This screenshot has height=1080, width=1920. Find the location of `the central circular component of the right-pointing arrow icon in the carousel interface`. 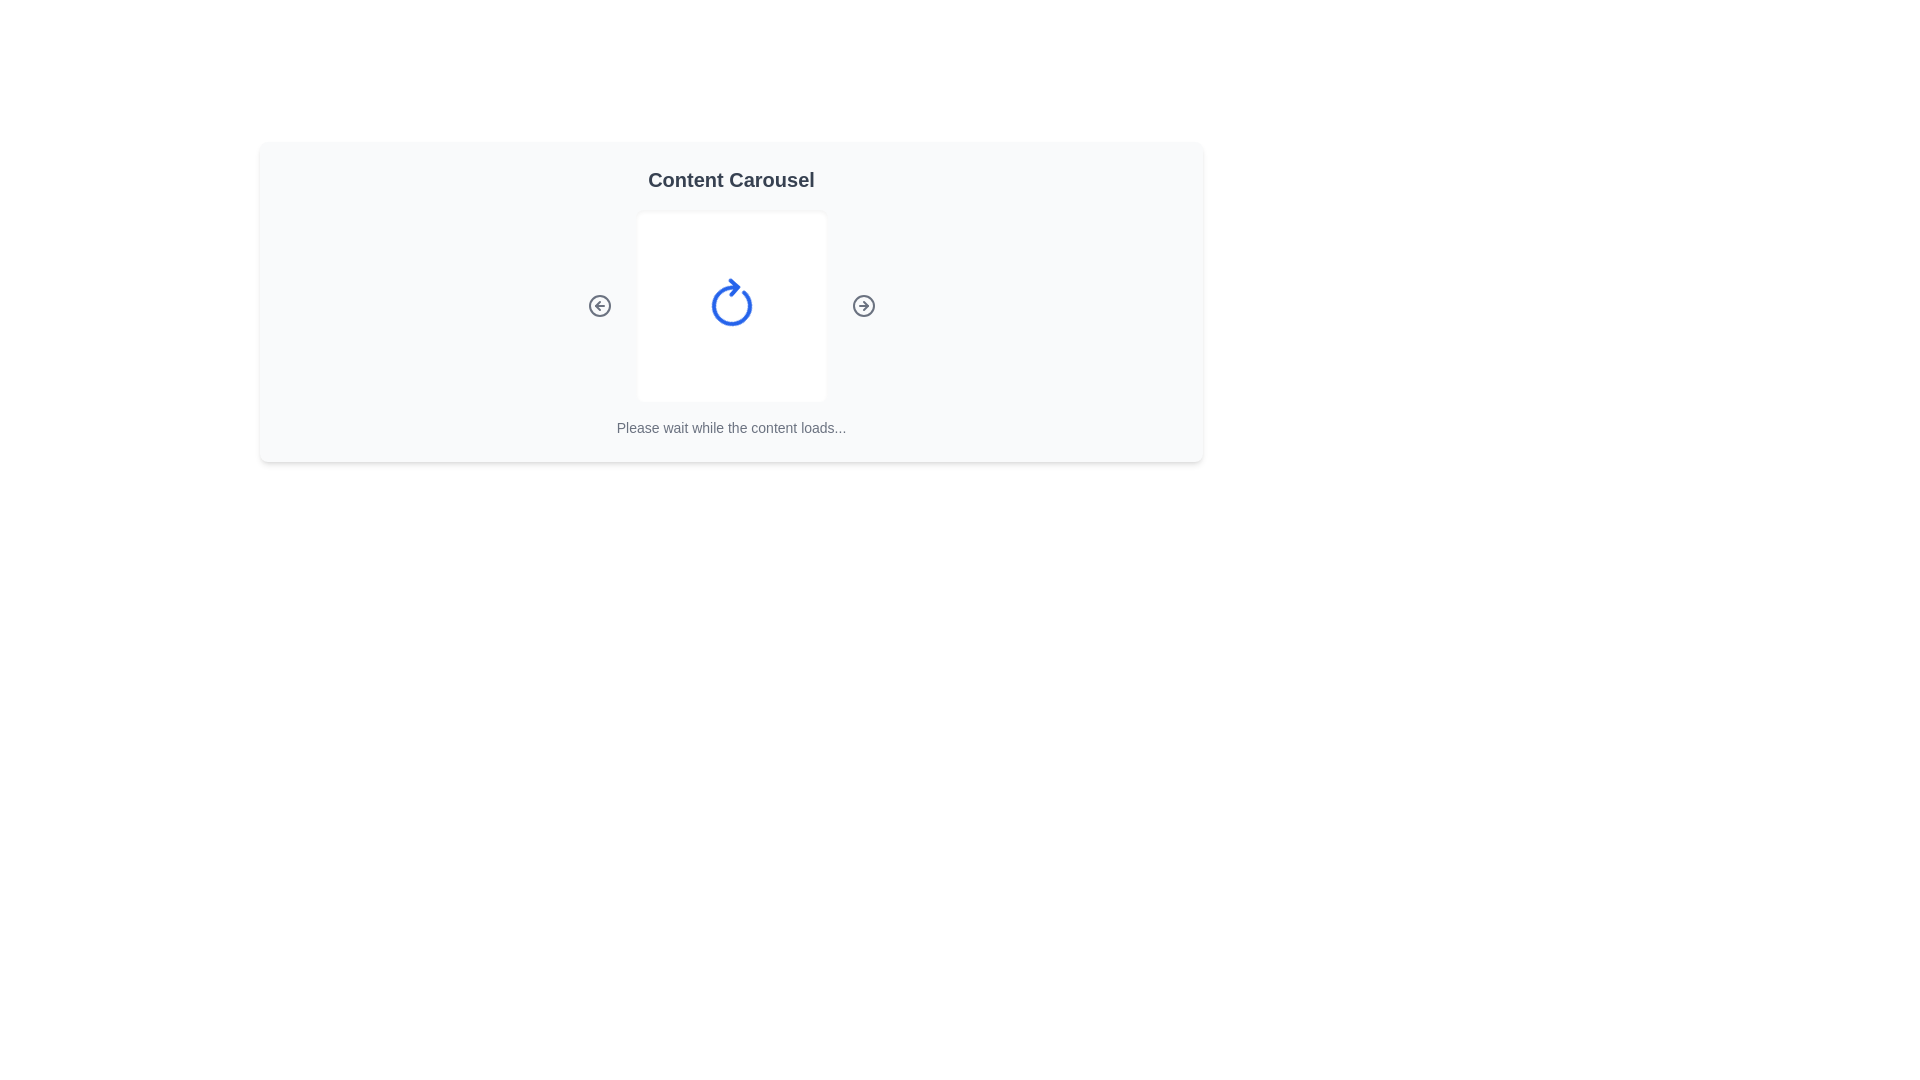

the central circular component of the right-pointing arrow icon in the carousel interface is located at coordinates (863, 305).